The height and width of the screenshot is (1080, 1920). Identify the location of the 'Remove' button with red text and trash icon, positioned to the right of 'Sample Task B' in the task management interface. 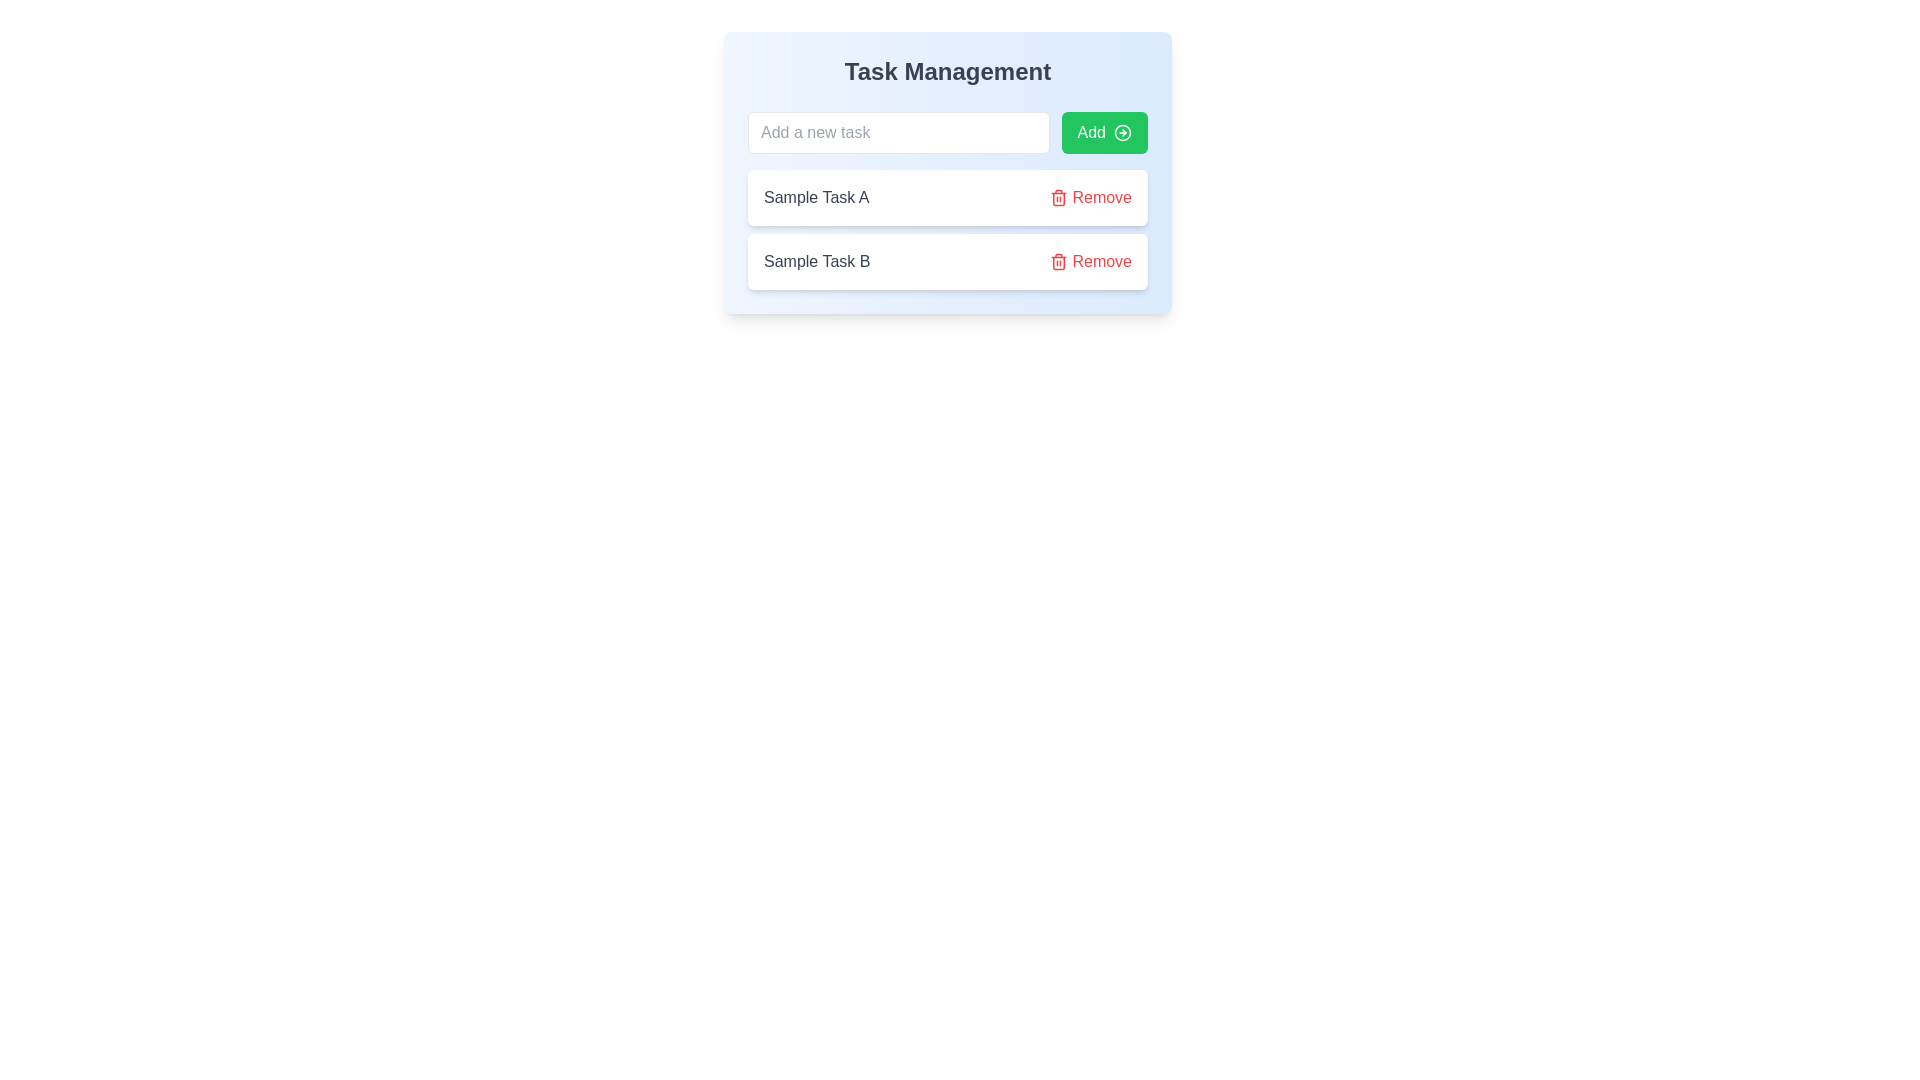
(1090, 261).